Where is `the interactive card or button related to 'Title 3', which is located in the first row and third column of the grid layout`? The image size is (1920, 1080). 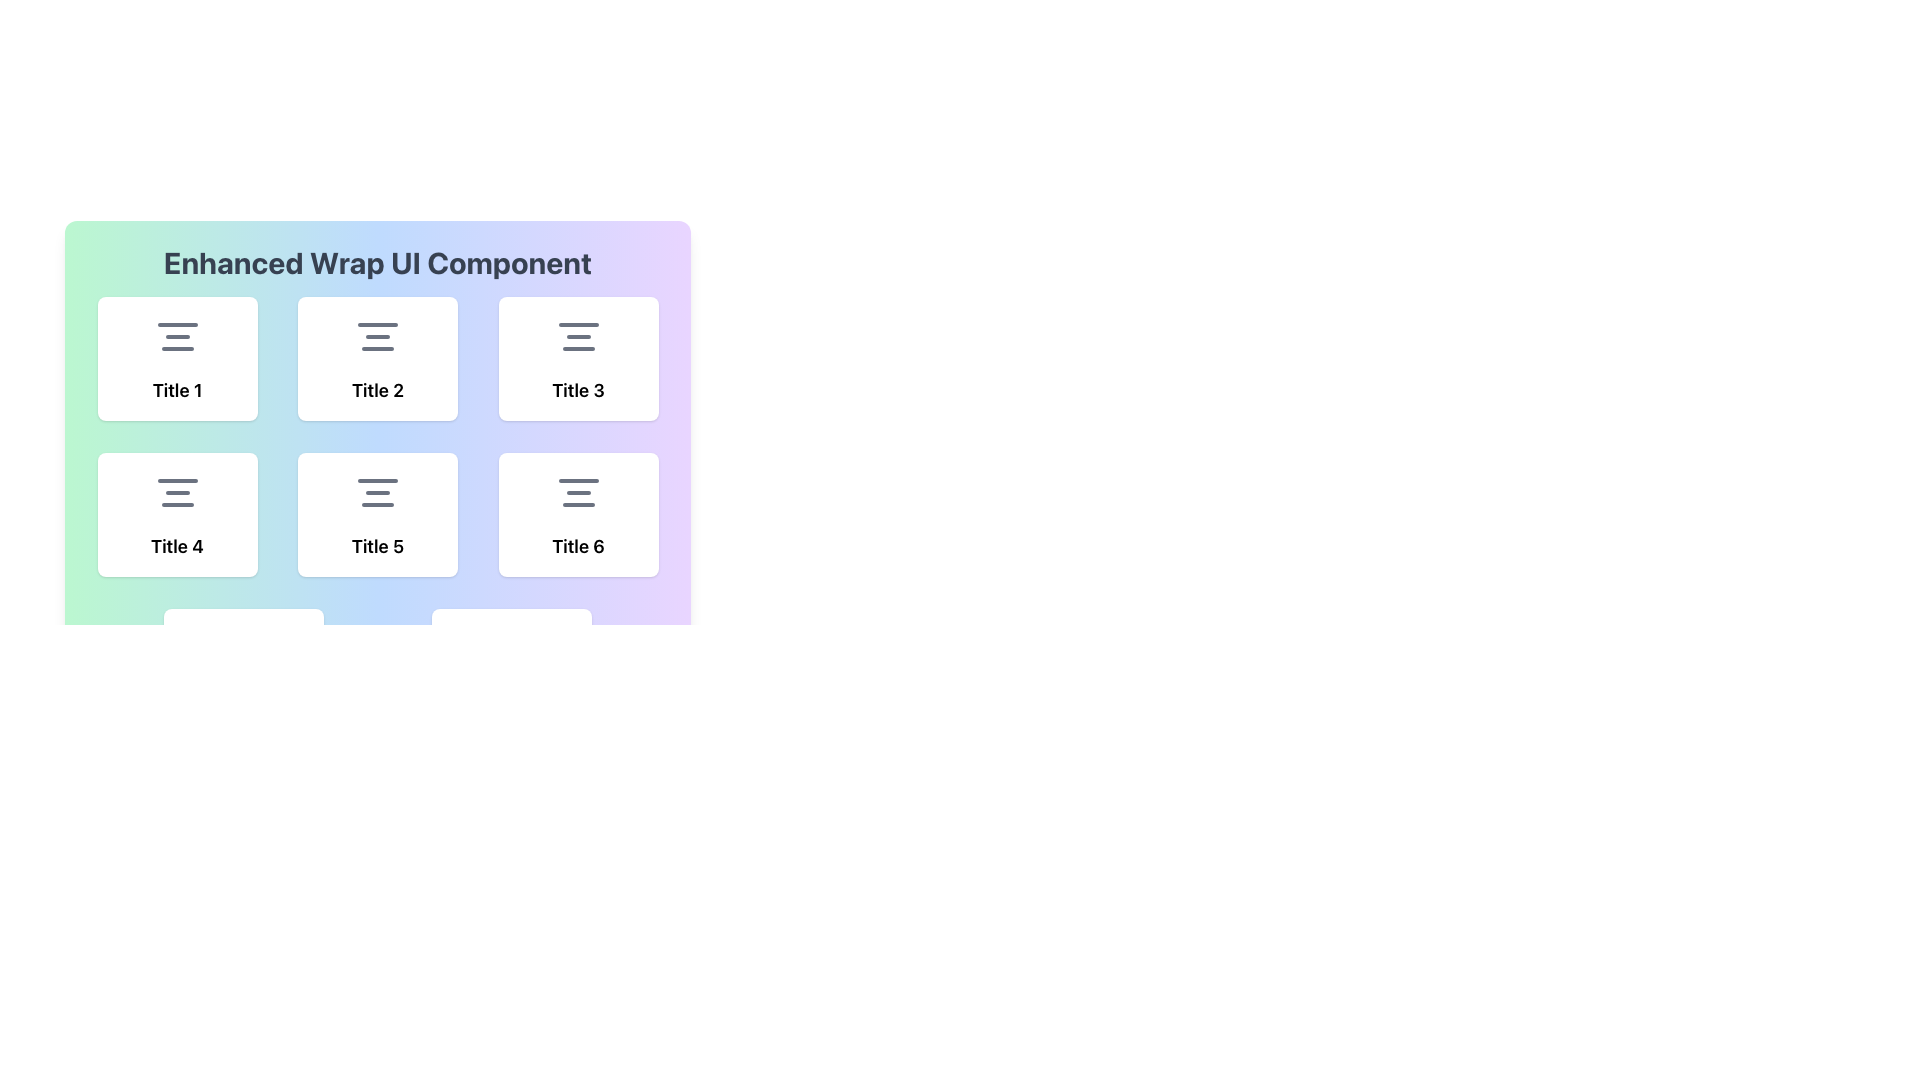 the interactive card or button related to 'Title 3', which is located in the first row and third column of the grid layout is located at coordinates (577, 357).